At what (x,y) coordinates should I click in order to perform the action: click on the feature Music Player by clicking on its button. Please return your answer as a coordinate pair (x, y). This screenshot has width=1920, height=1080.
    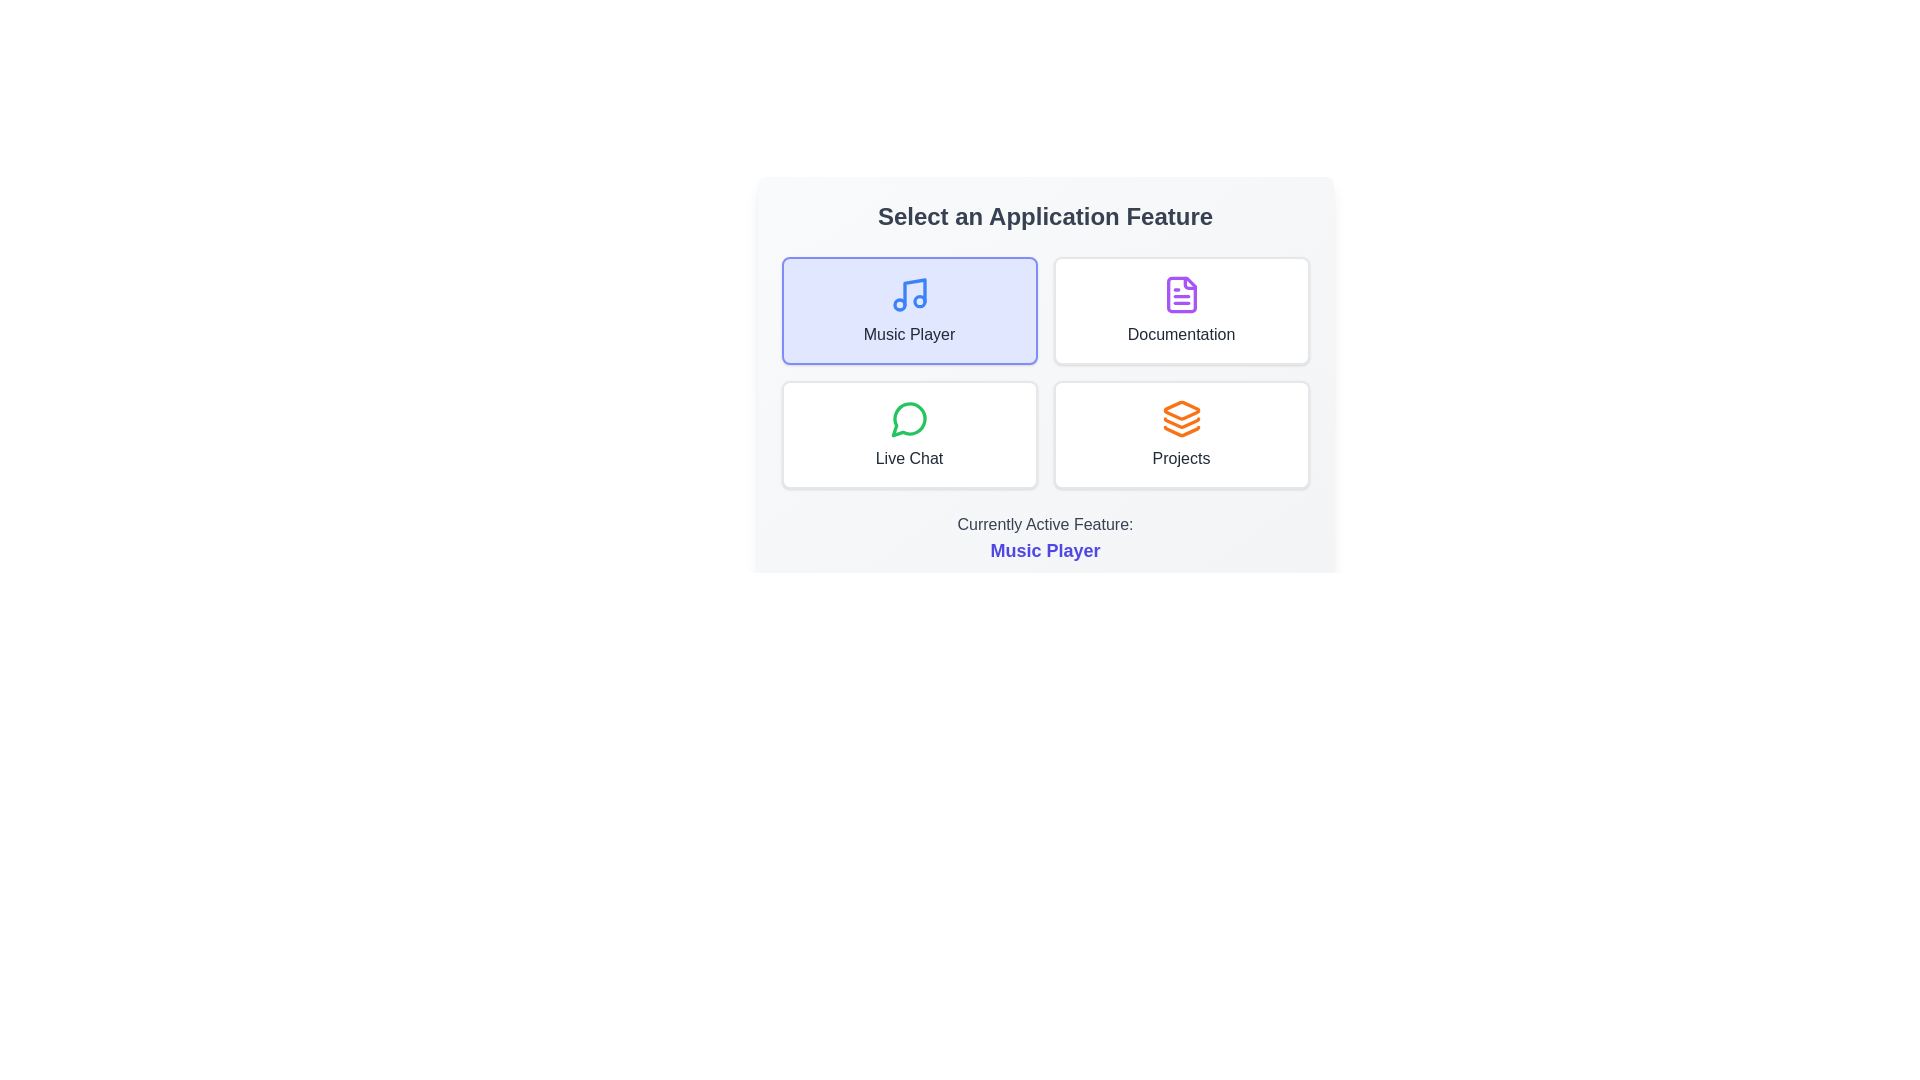
    Looking at the image, I should click on (908, 311).